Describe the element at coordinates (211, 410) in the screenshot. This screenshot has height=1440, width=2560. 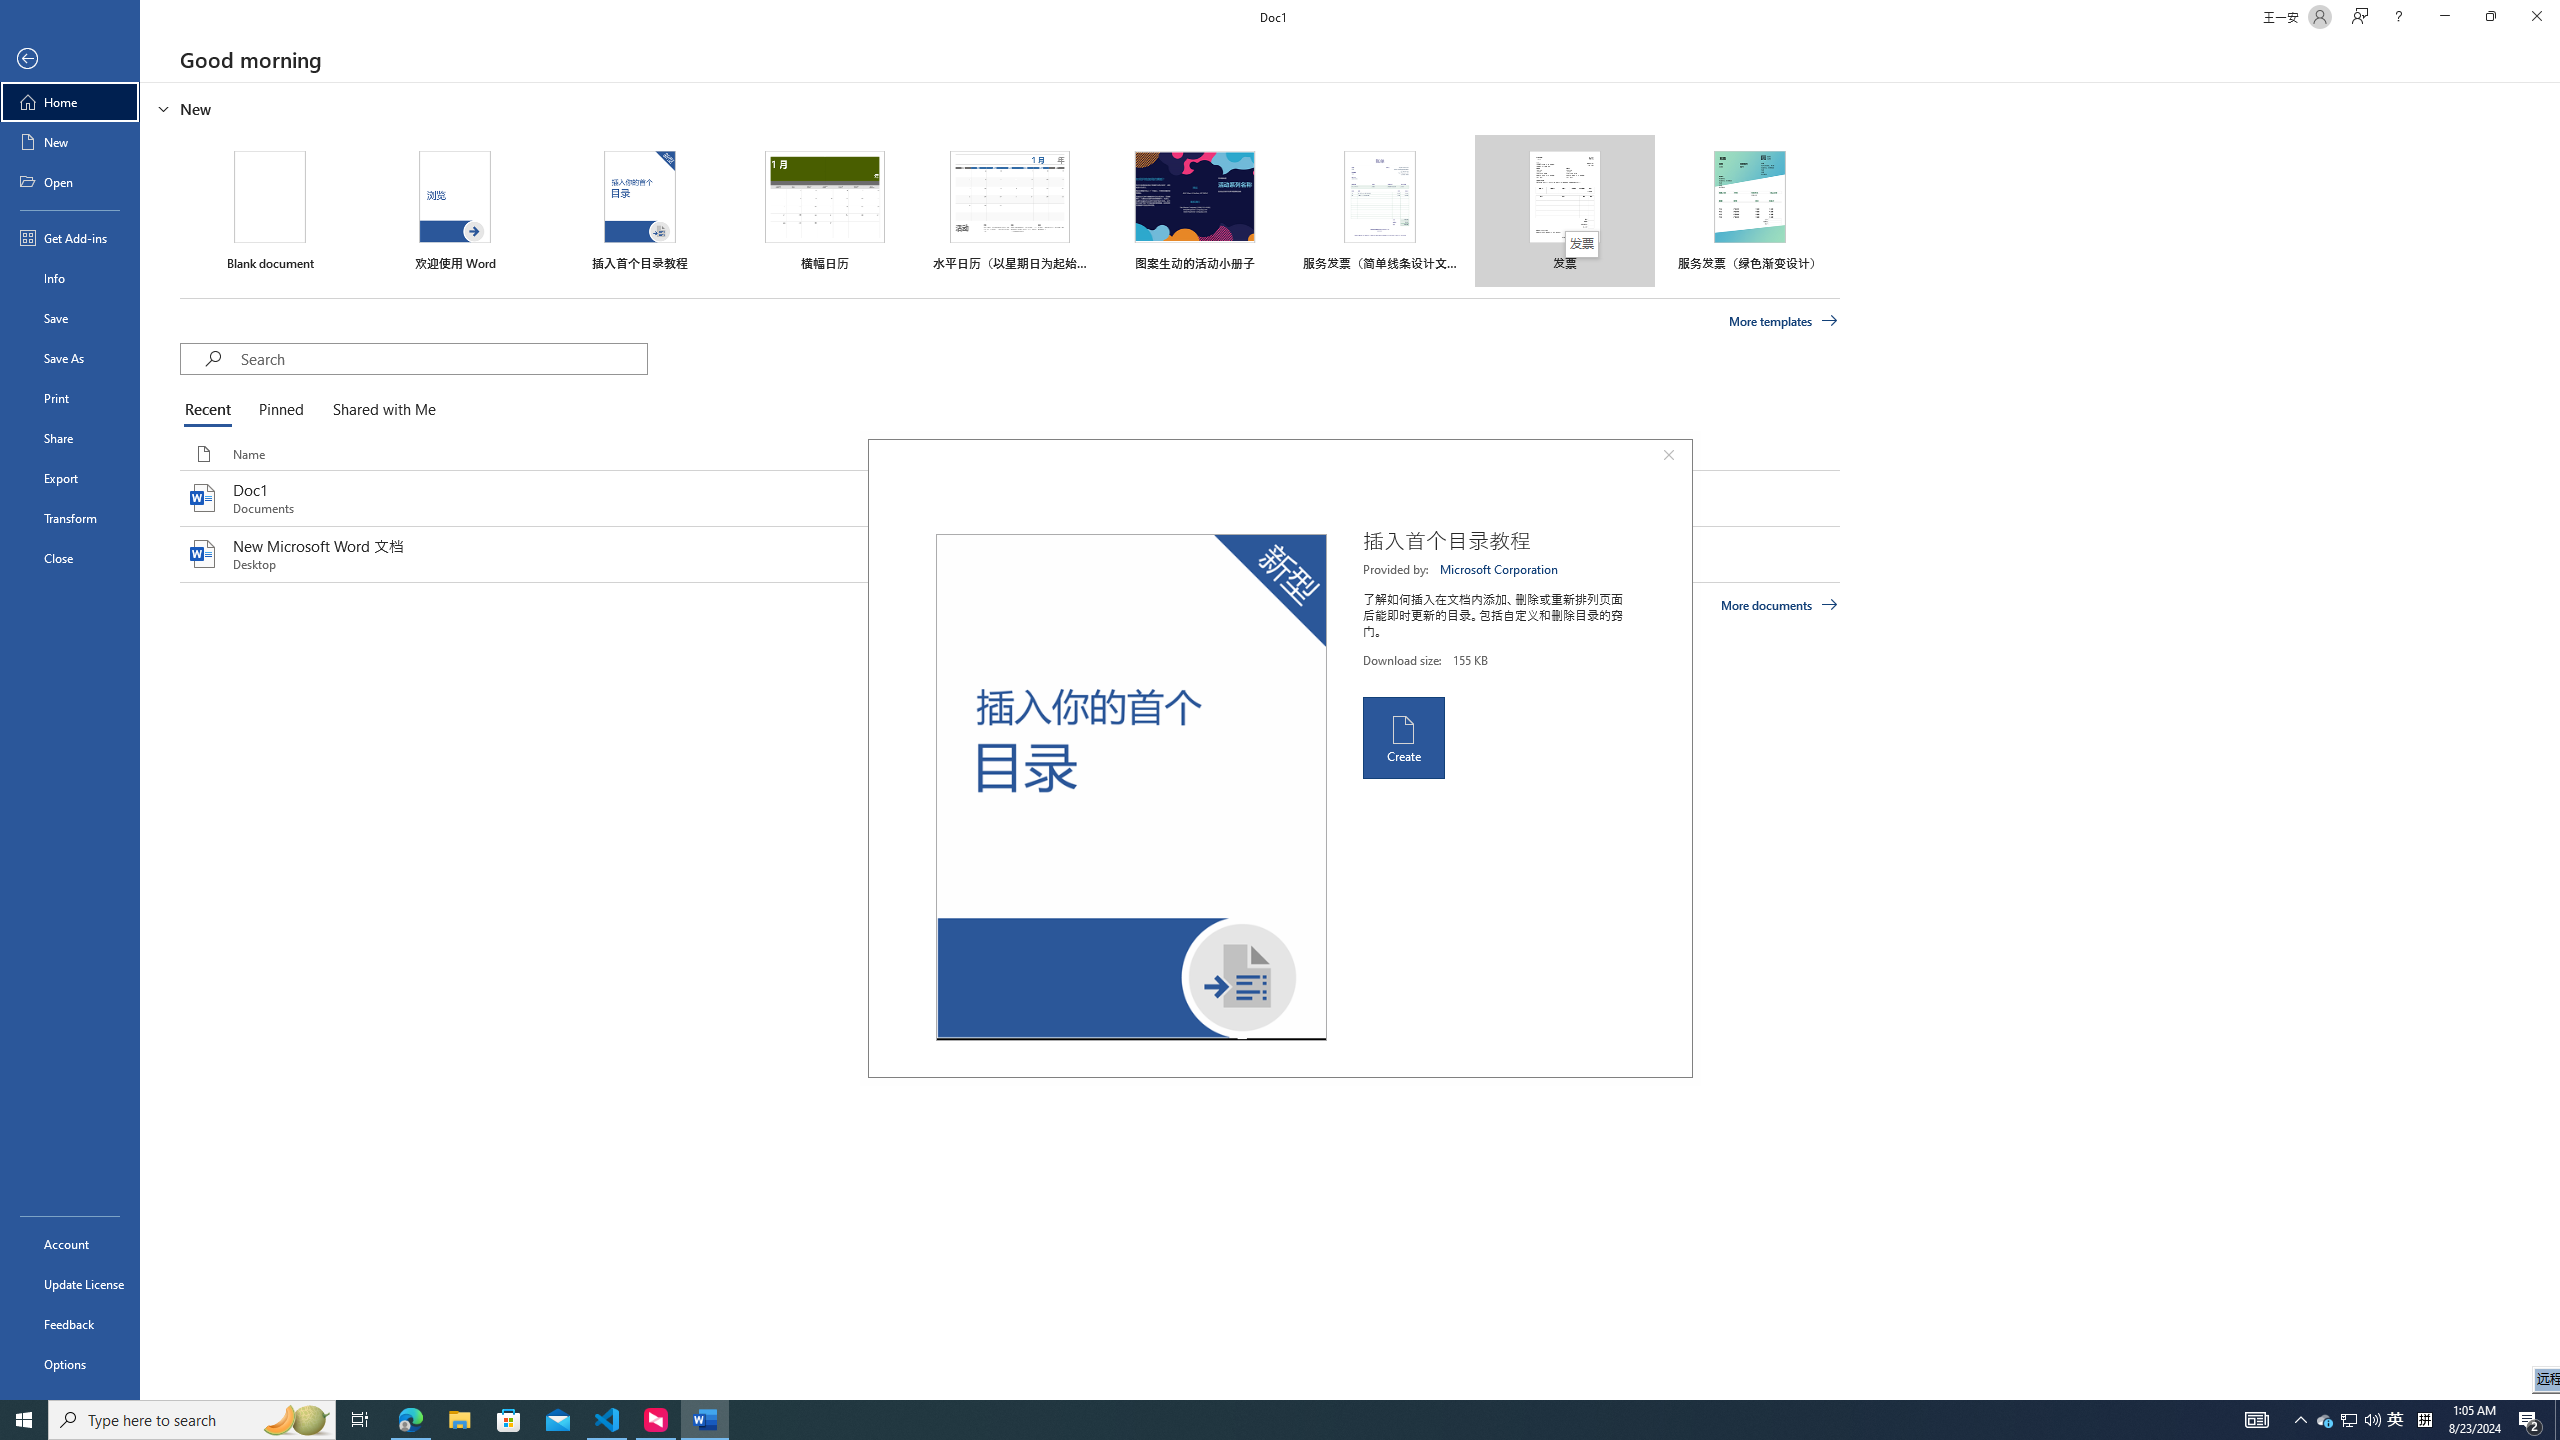
I see `'Recent'` at that location.